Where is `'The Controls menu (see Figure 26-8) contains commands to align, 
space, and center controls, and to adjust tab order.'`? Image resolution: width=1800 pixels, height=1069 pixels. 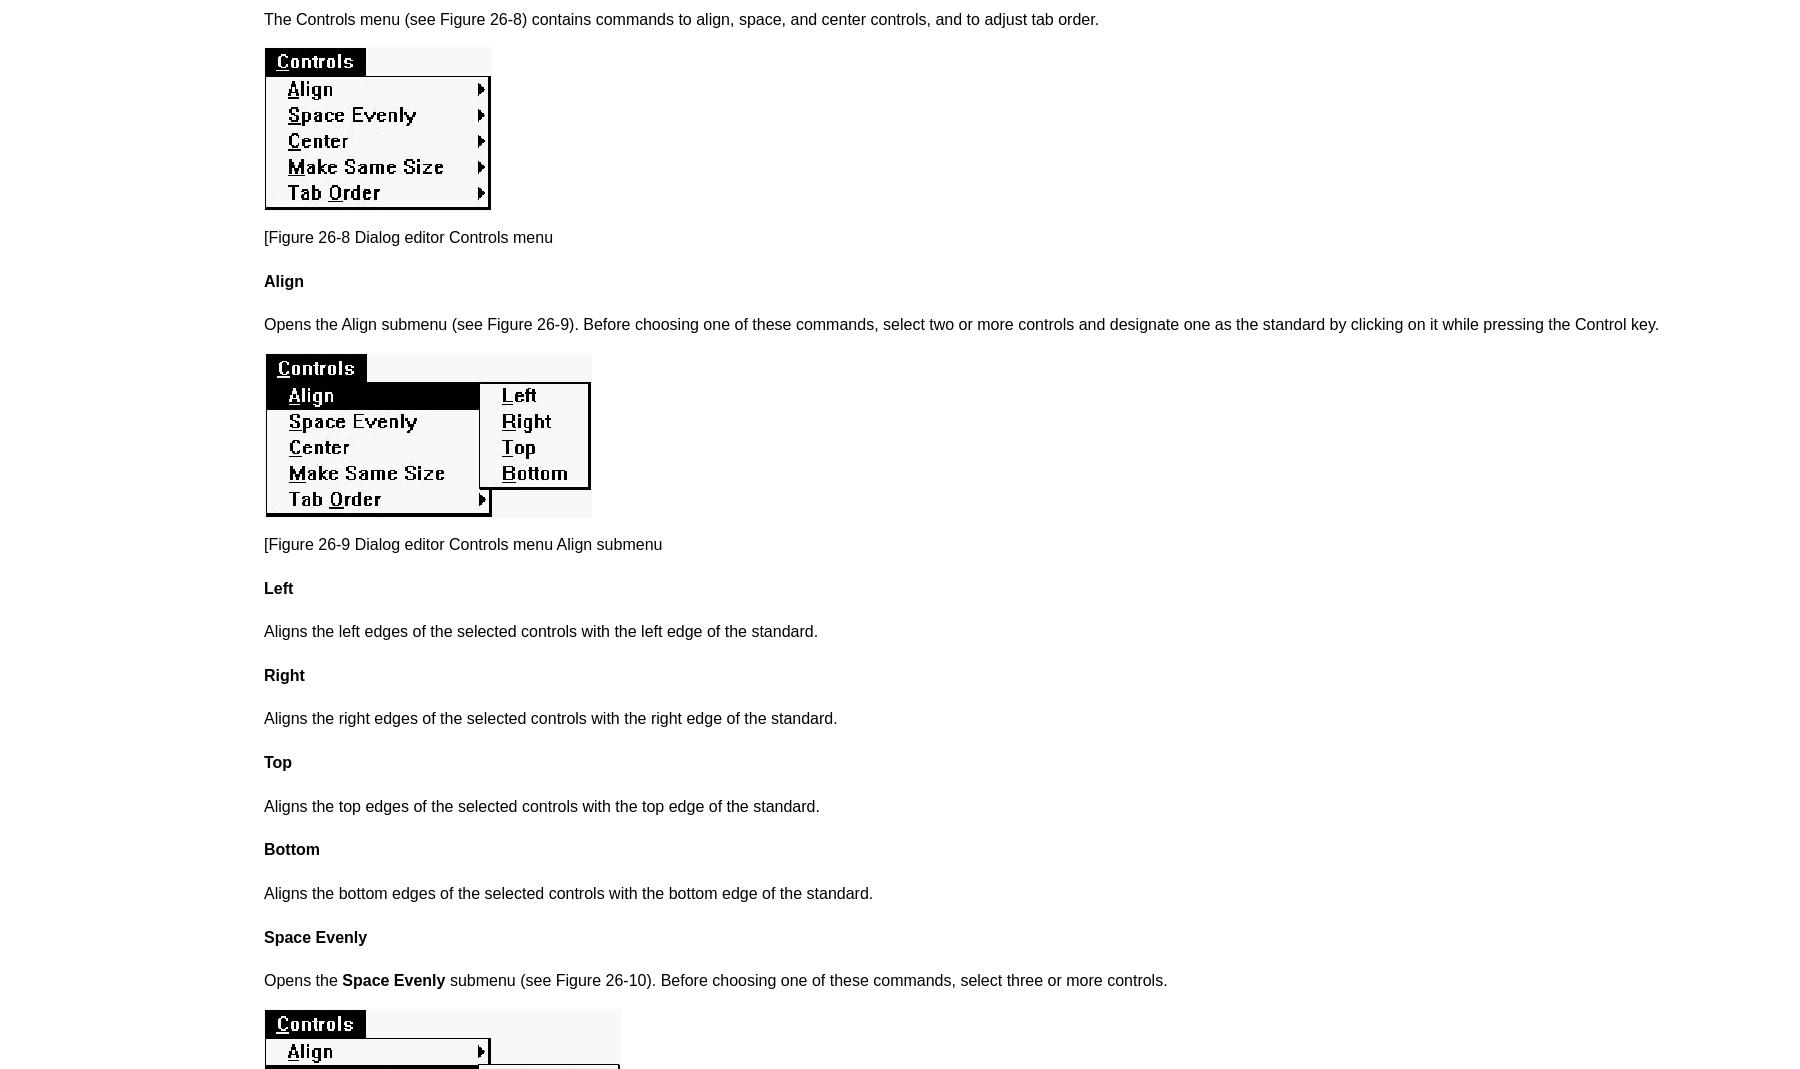
'The Controls menu (see Figure 26-8) contains commands to align, 
space, and center controls, and to adjust tab order.' is located at coordinates (263, 17).